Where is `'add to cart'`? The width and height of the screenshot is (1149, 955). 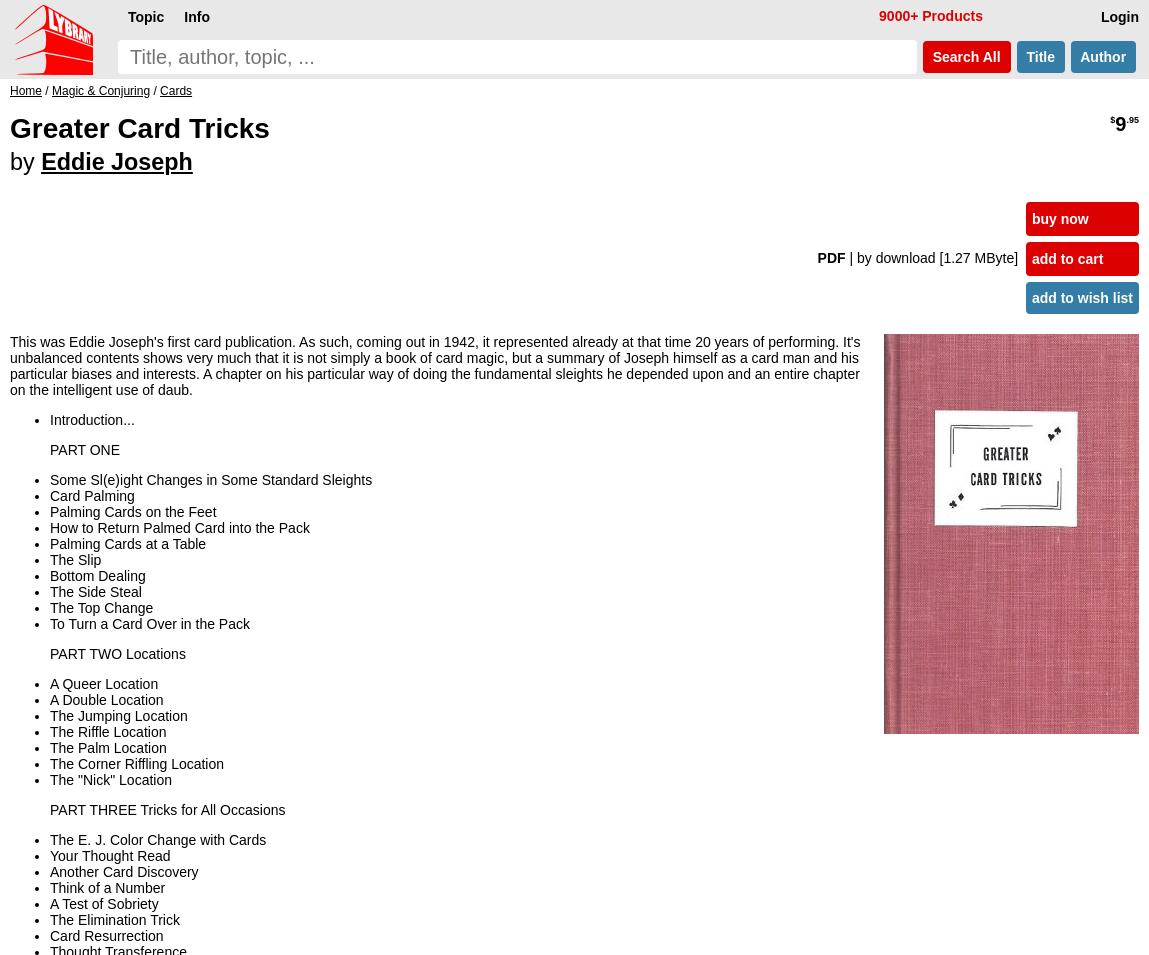 'add to cart' is located at coordinates (1066, 258).